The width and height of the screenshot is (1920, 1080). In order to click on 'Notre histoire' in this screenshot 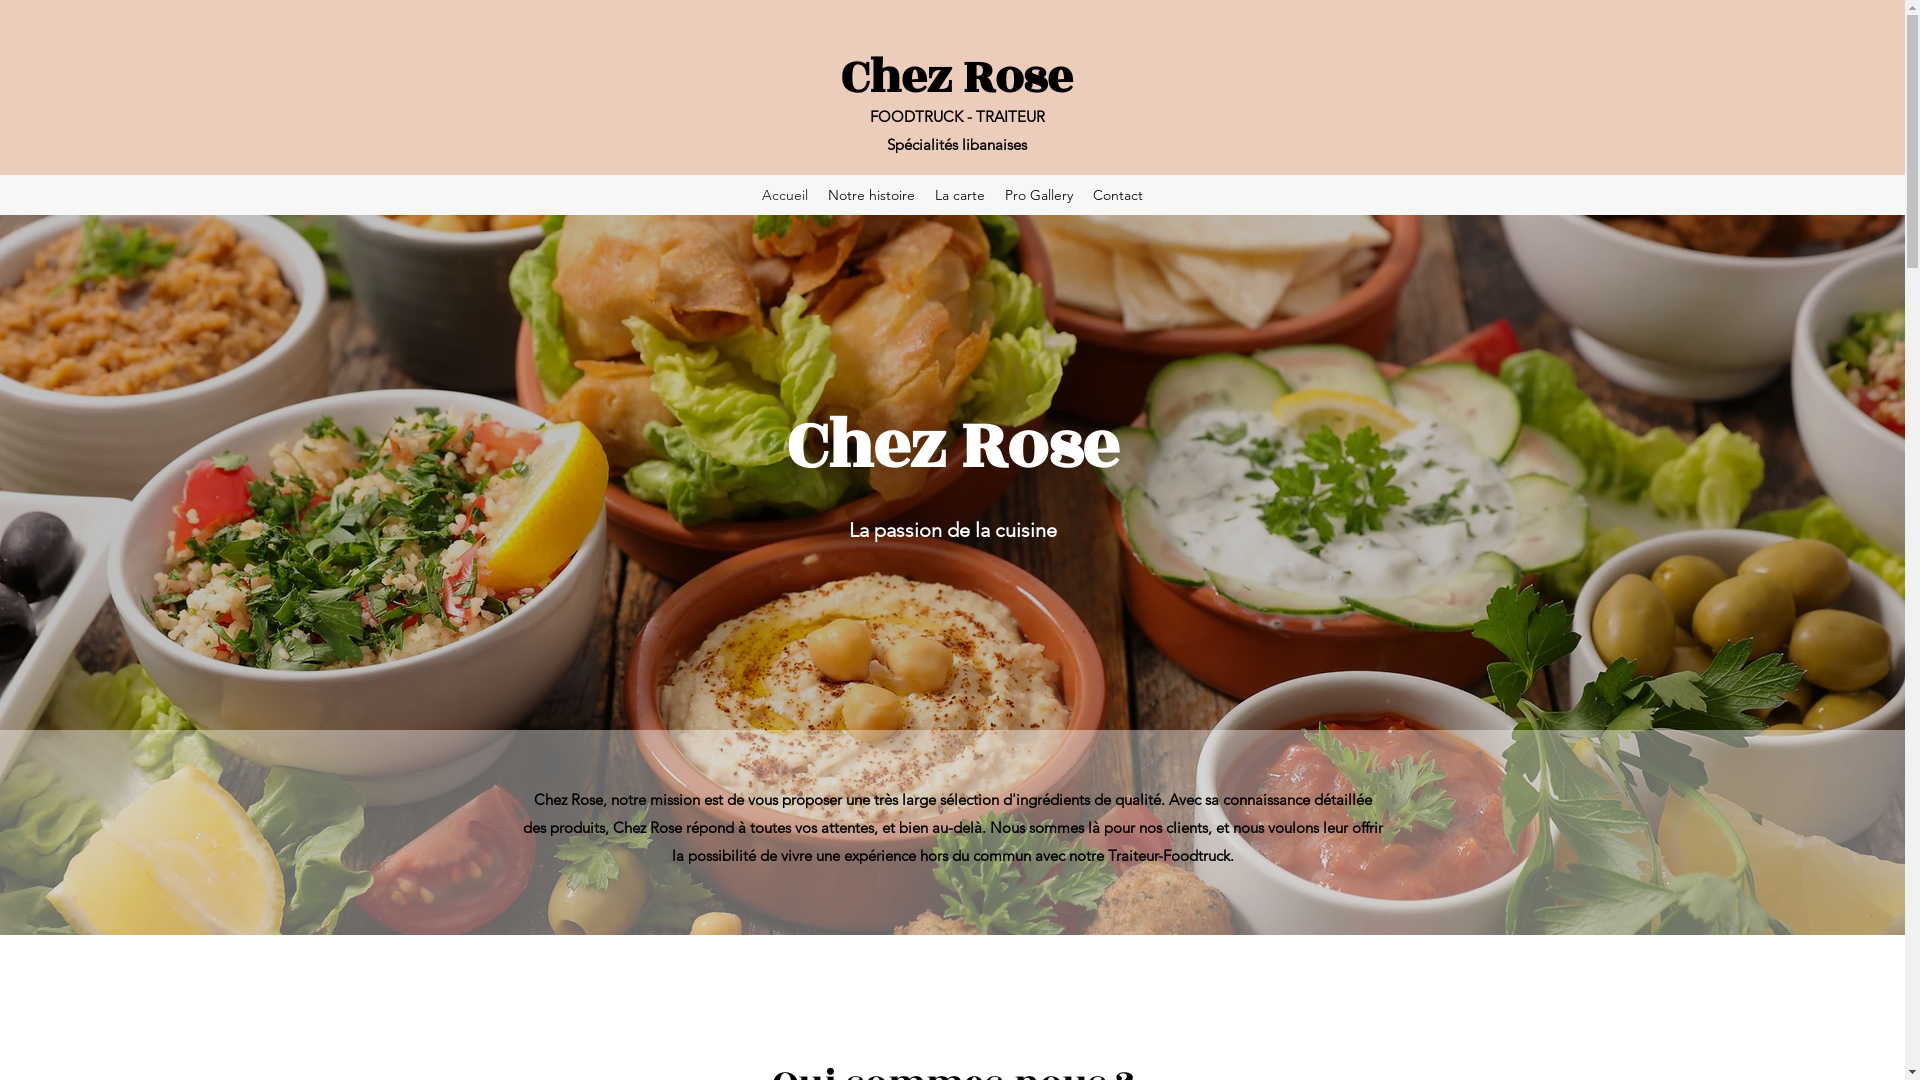, I will do `click(817, 195)`.